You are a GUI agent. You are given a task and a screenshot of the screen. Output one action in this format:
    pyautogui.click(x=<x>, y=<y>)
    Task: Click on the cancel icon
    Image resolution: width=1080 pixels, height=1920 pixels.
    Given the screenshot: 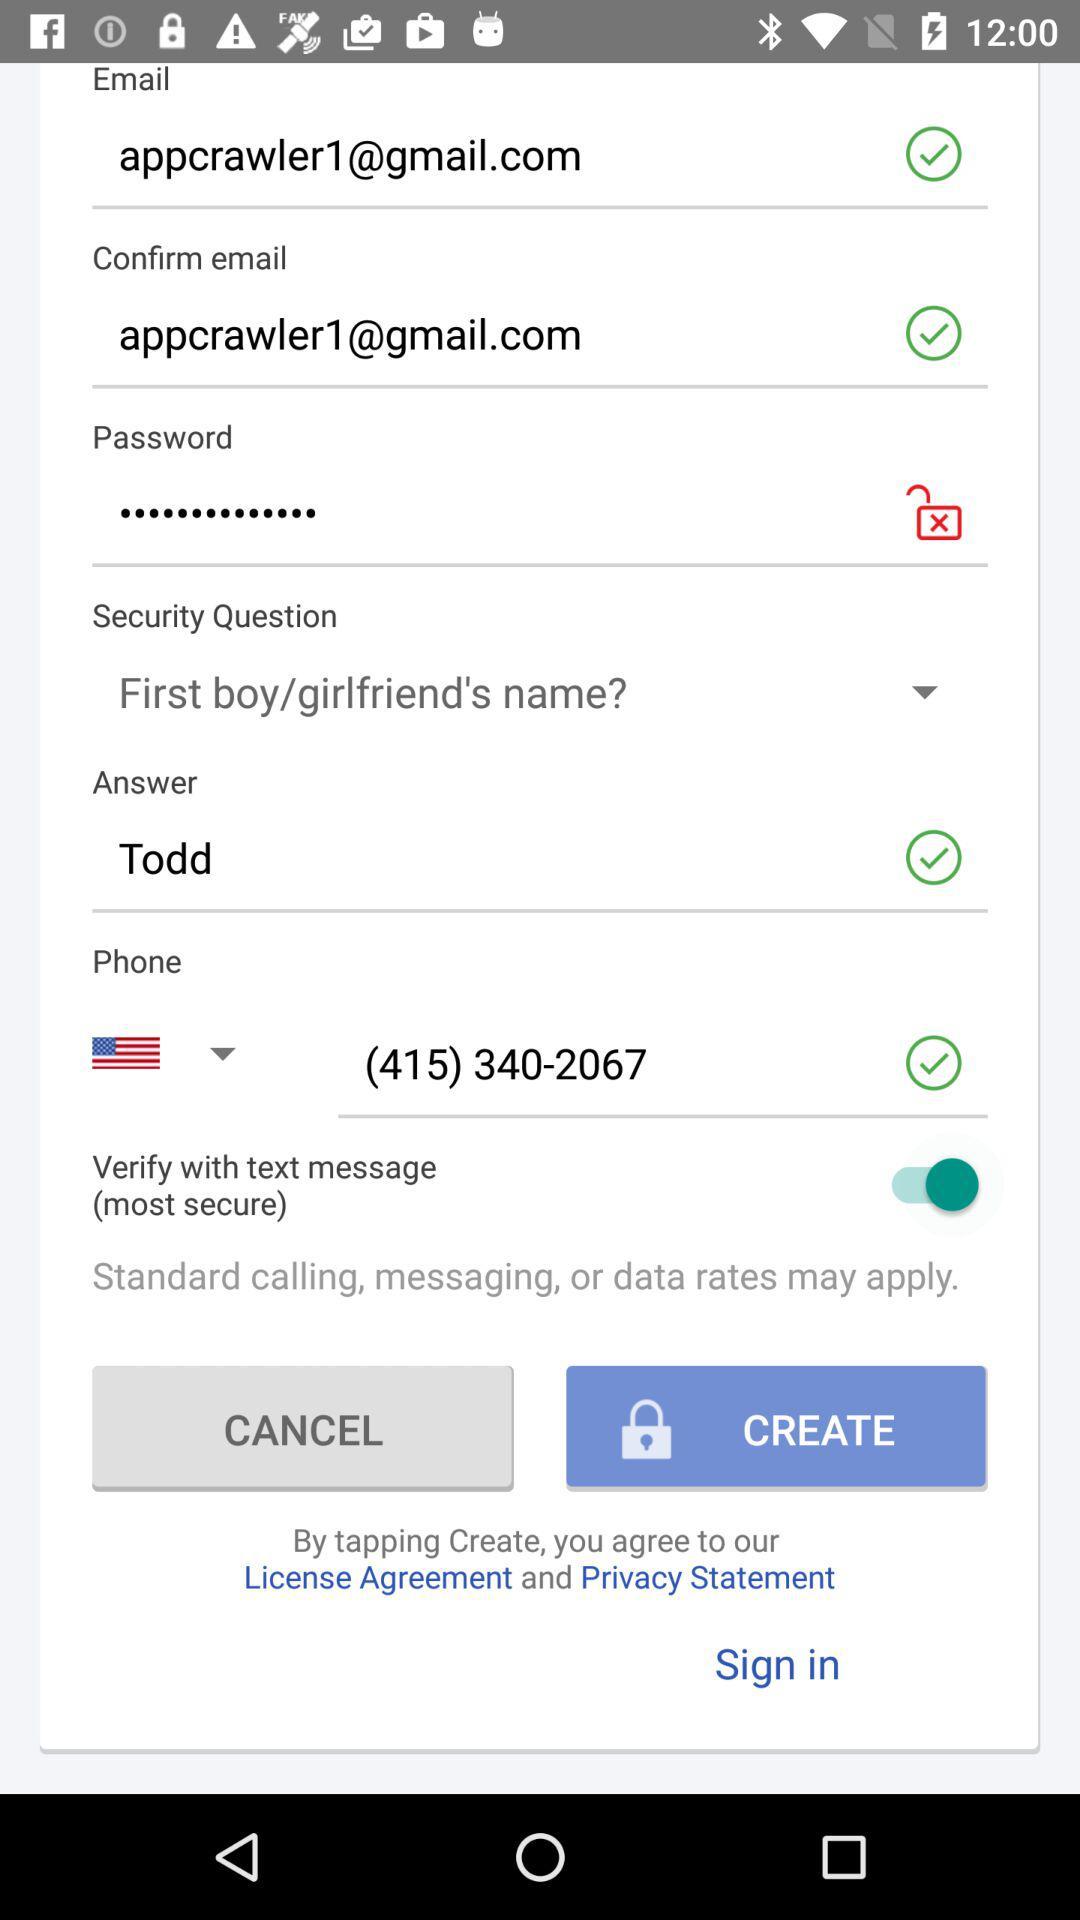 What is the action you would take?
    pyautogui.click(x=303, y=1427)
    